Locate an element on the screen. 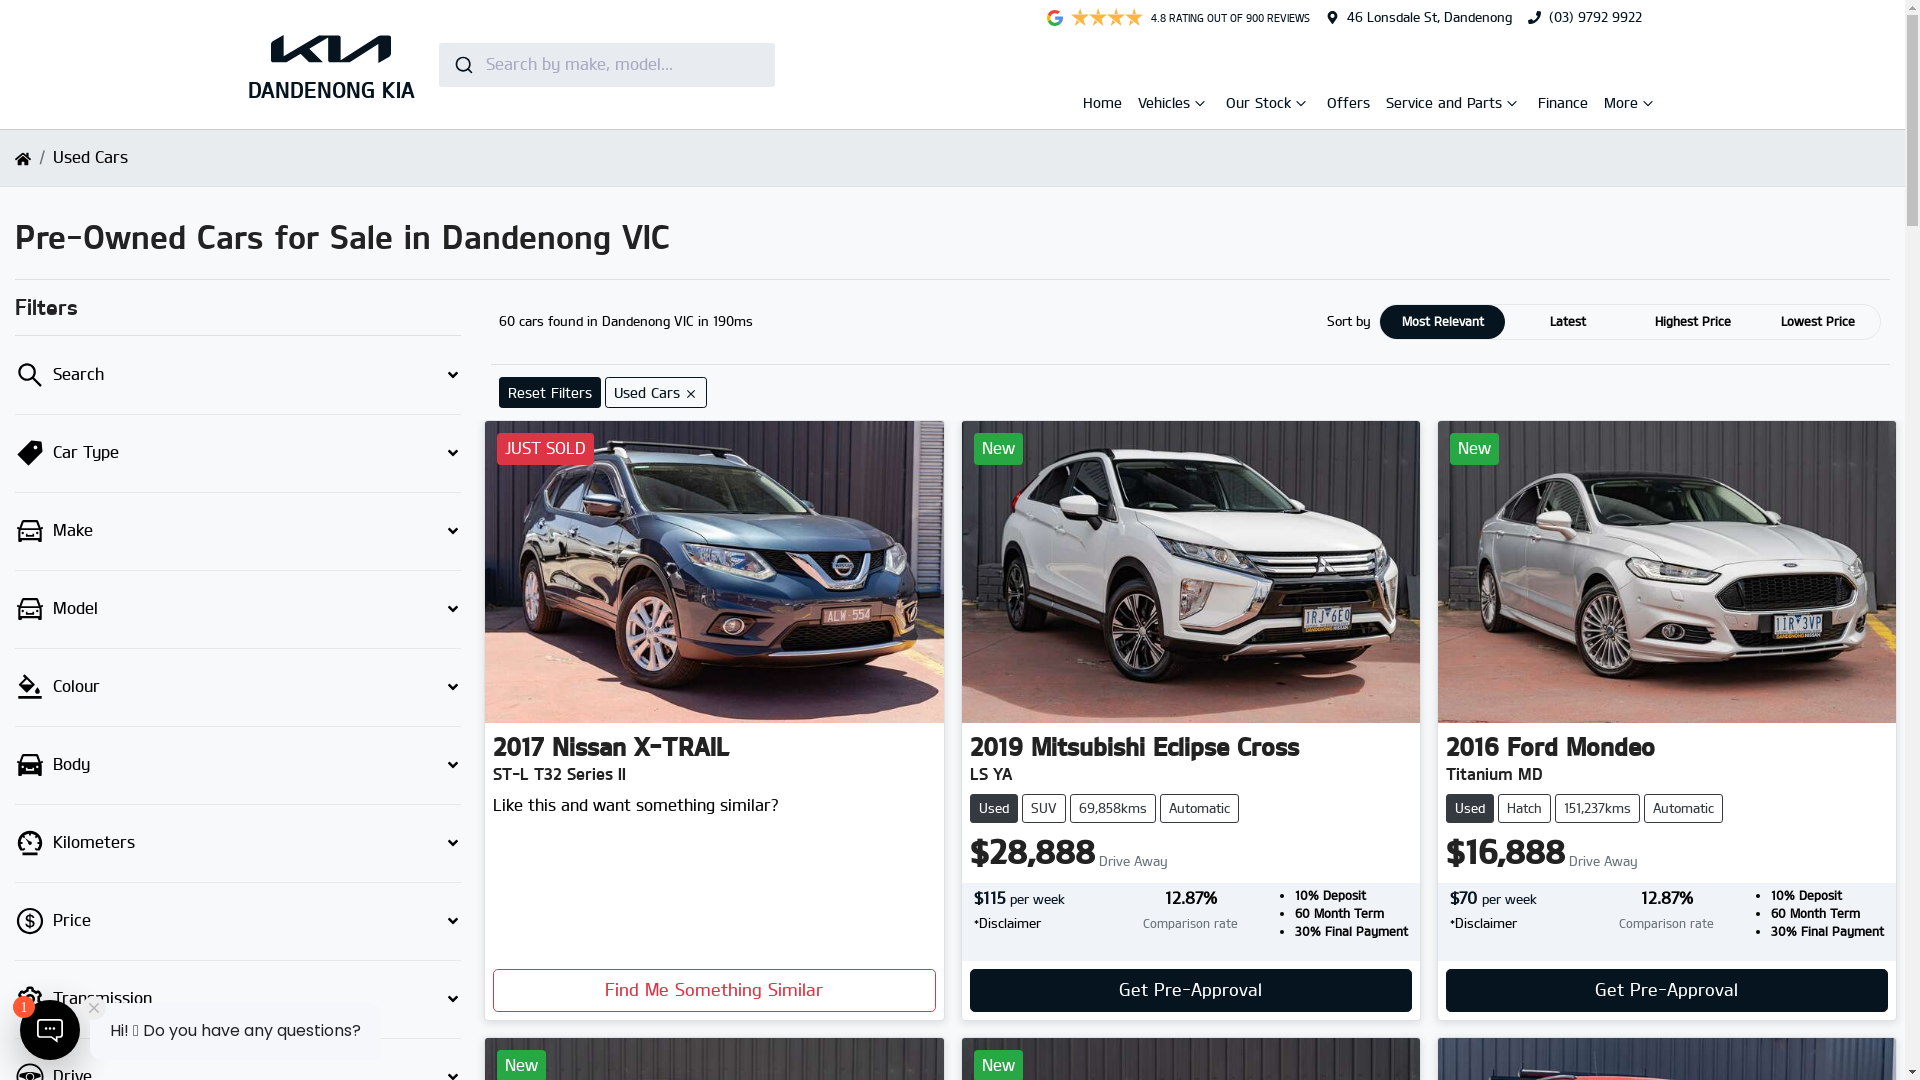  'Get Pre-Approval' is located at coordinates (1666, 990).